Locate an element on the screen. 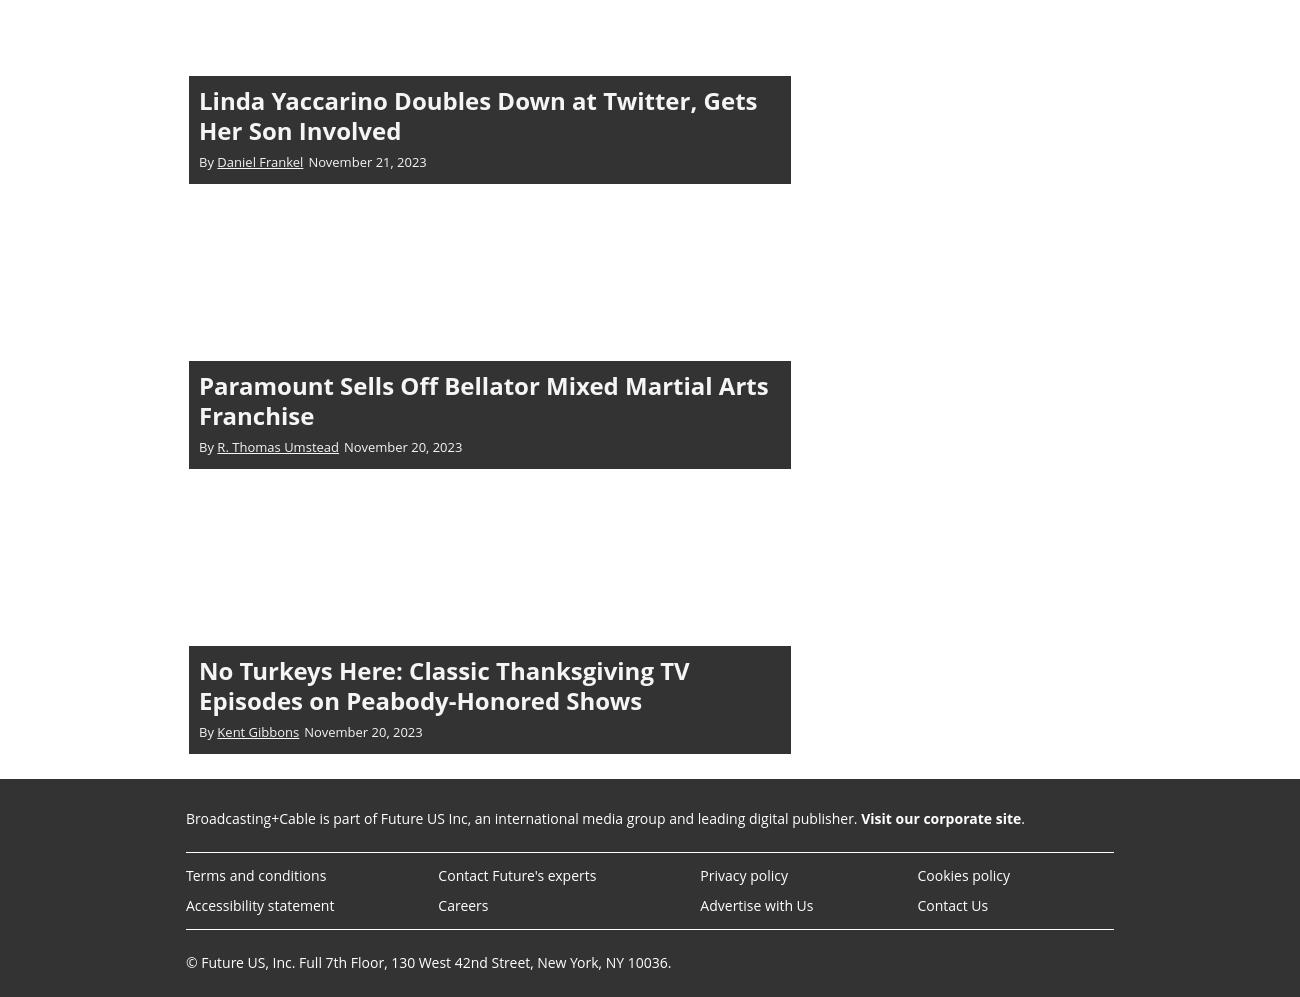 This screenshot has width=1300, height=997. 'R. Thomas Umstead' is located at coordinates (277, 445).